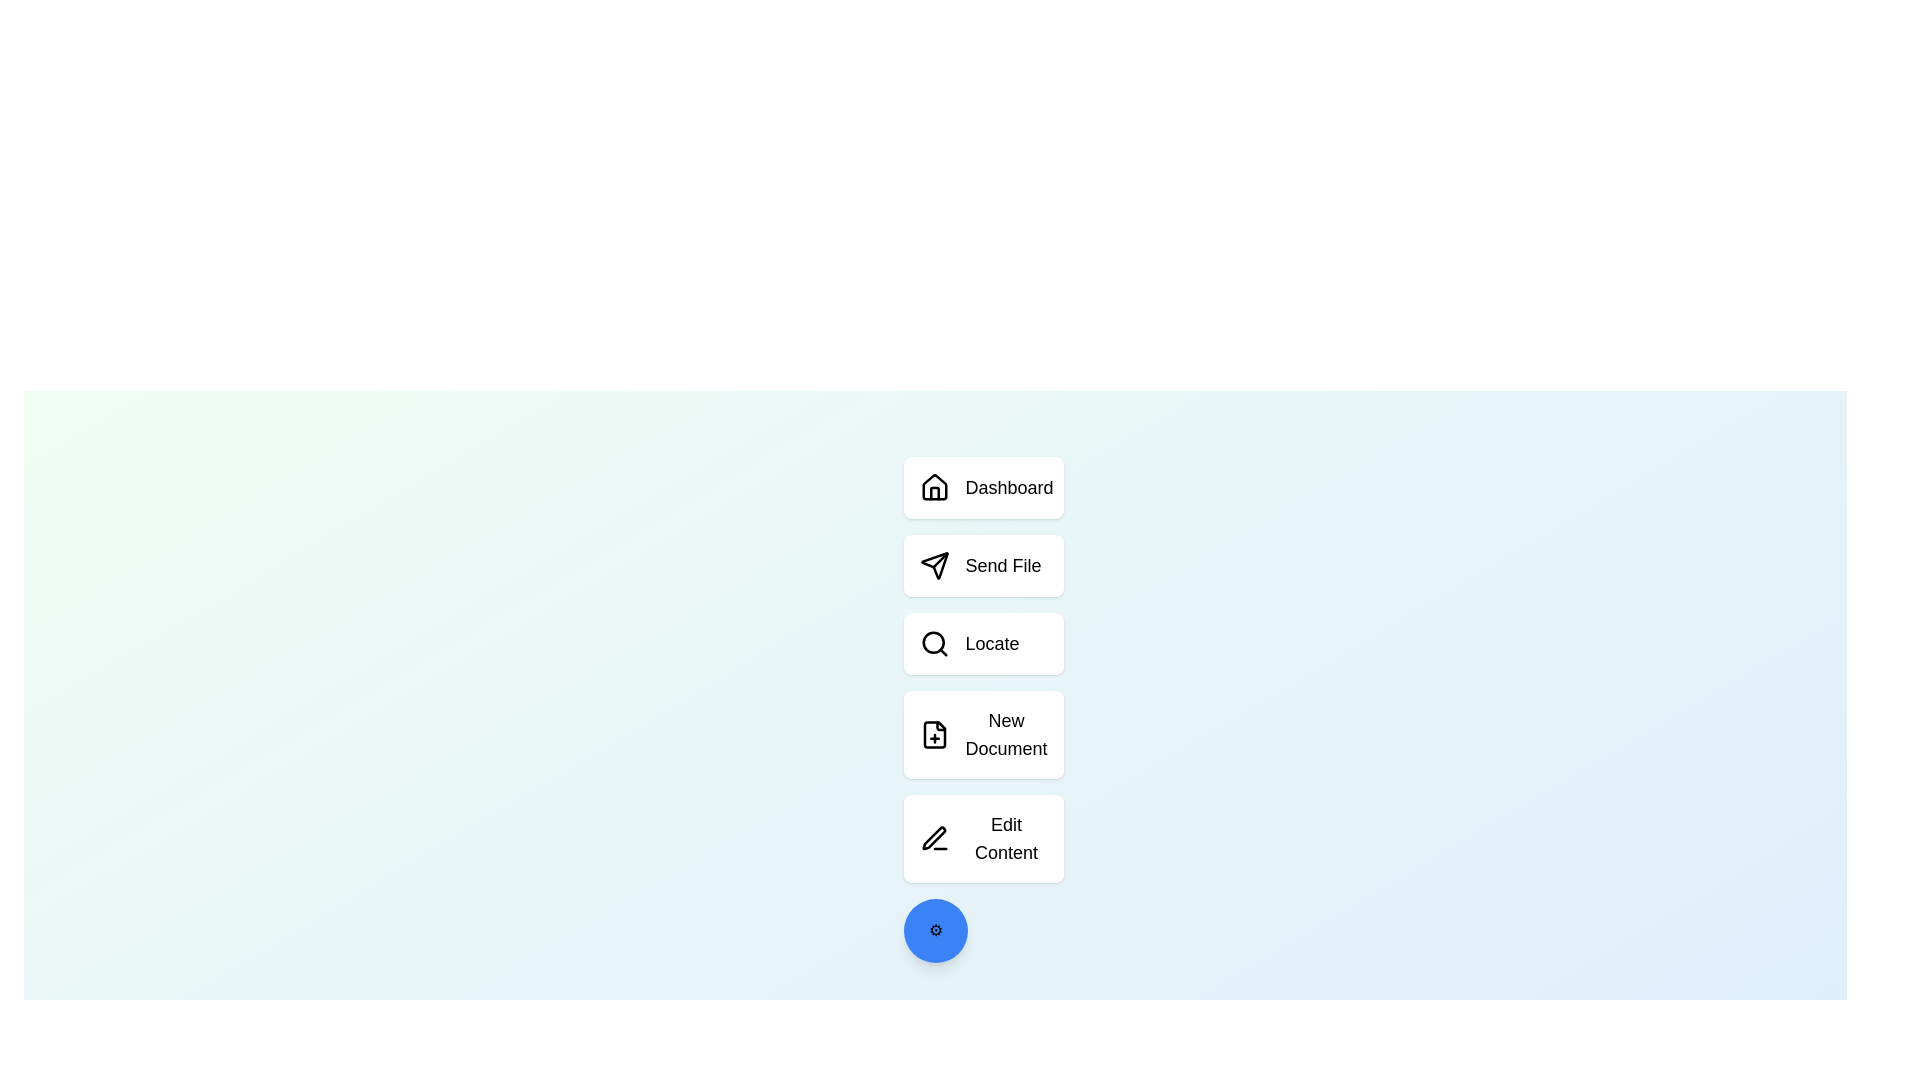  I want to click on the floating action button to toggle the menu, so click(934, 930).